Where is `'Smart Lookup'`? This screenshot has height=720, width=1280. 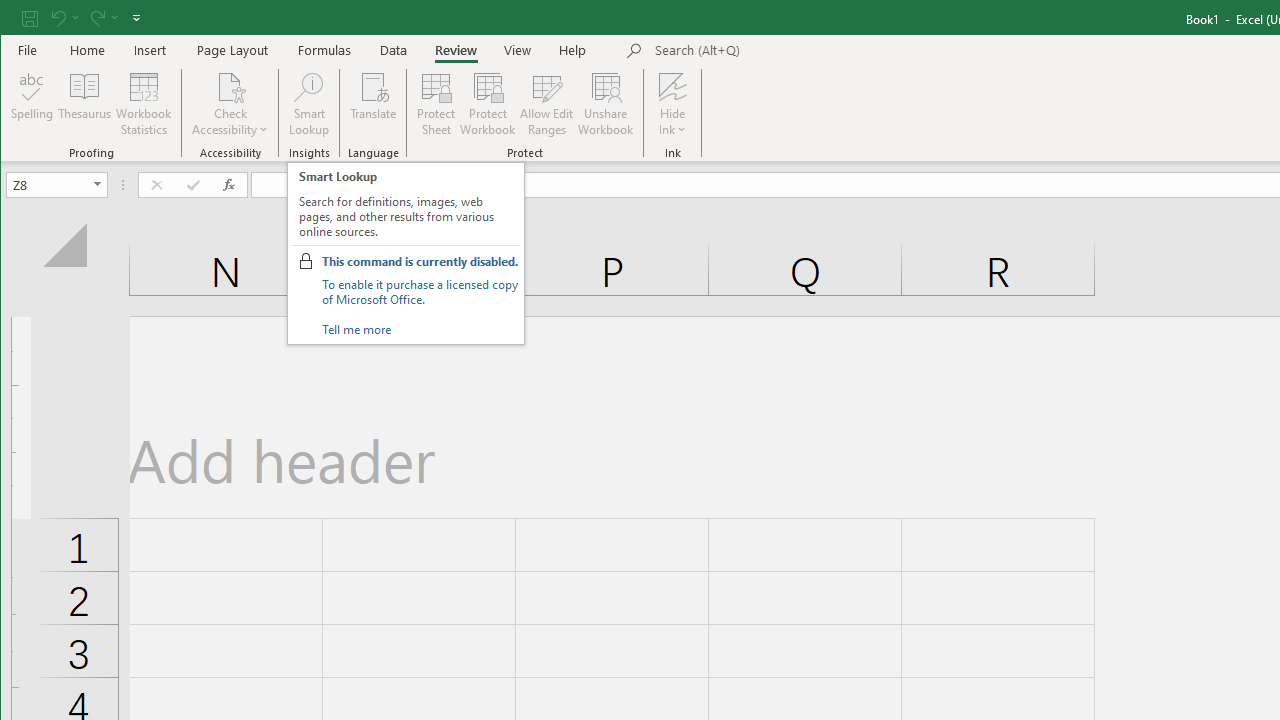
'Smart Lookup' is located at coordinates (308, 104).